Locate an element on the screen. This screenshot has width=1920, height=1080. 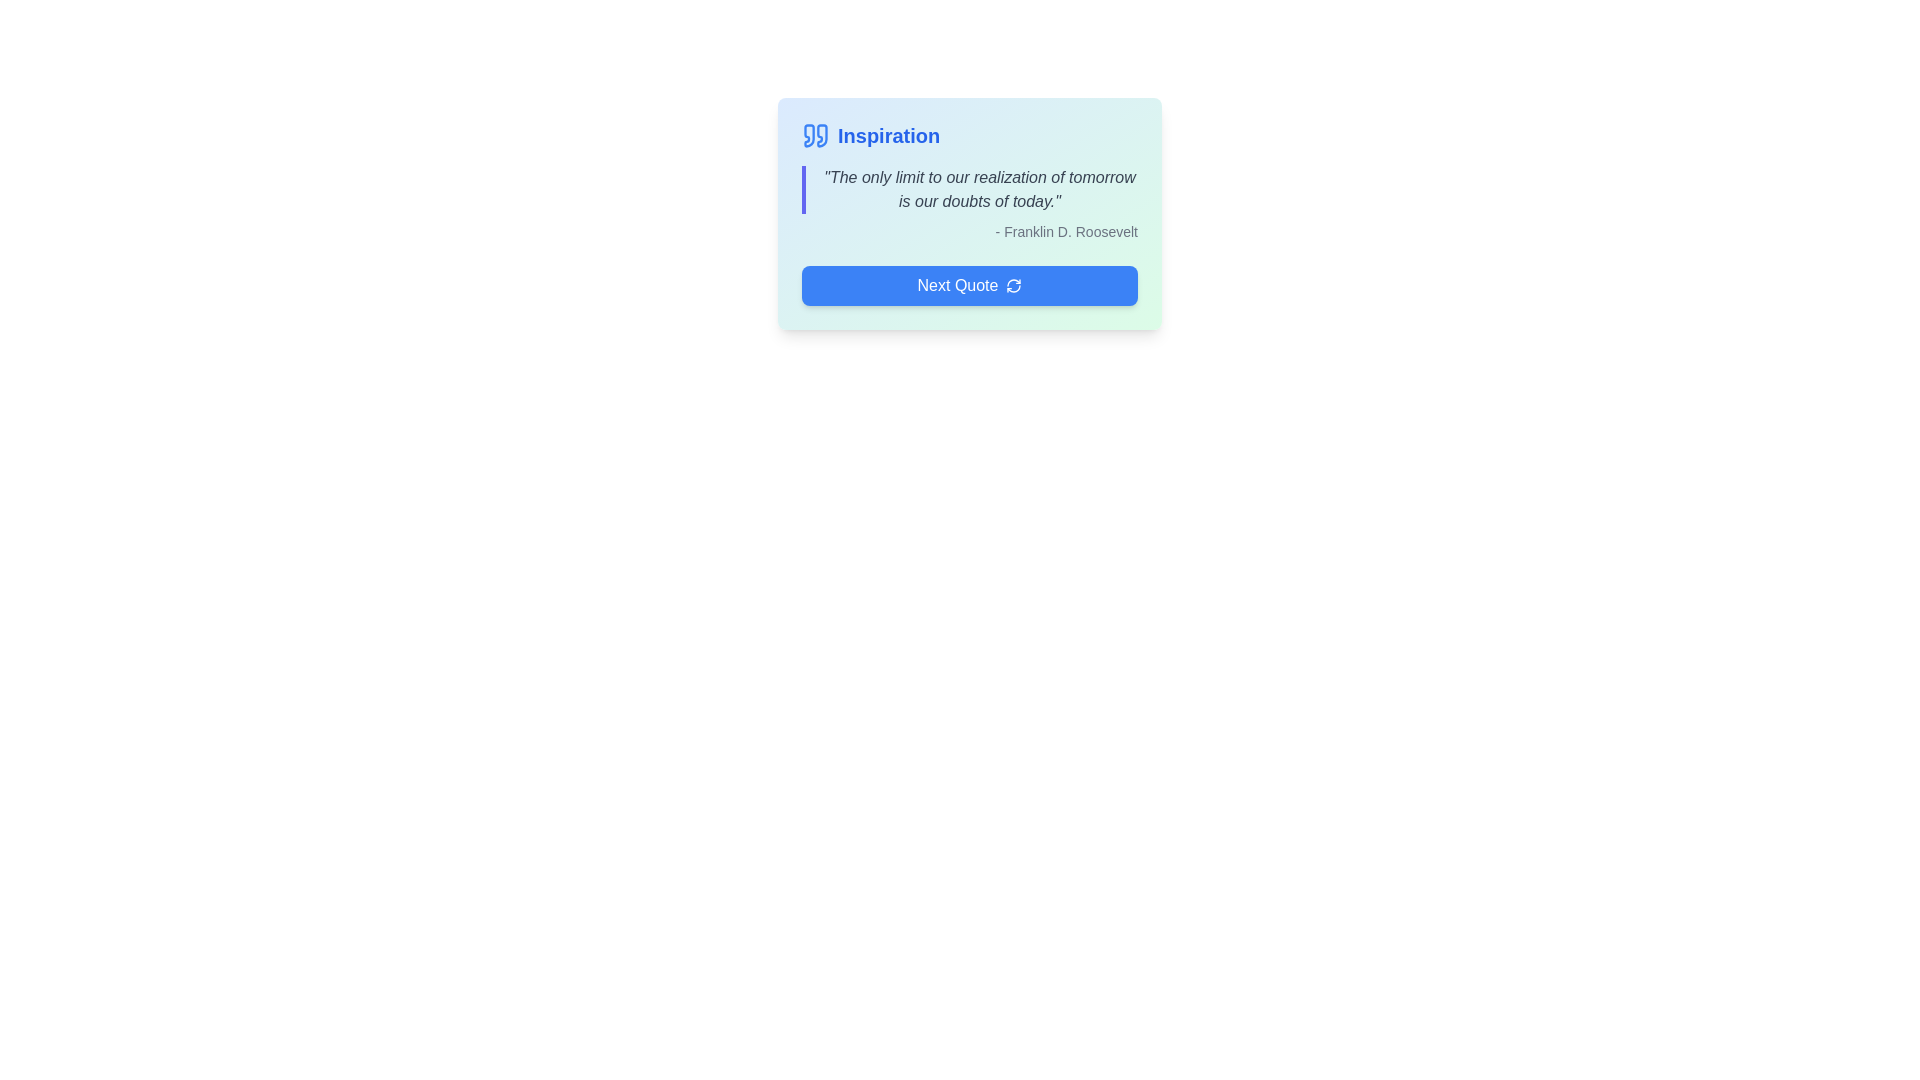
the reload or refresh icon located to the right of the 'Next Quote' text inside the blue rounded button at the bottom of the card layout is located at coordinates (1014, 285).